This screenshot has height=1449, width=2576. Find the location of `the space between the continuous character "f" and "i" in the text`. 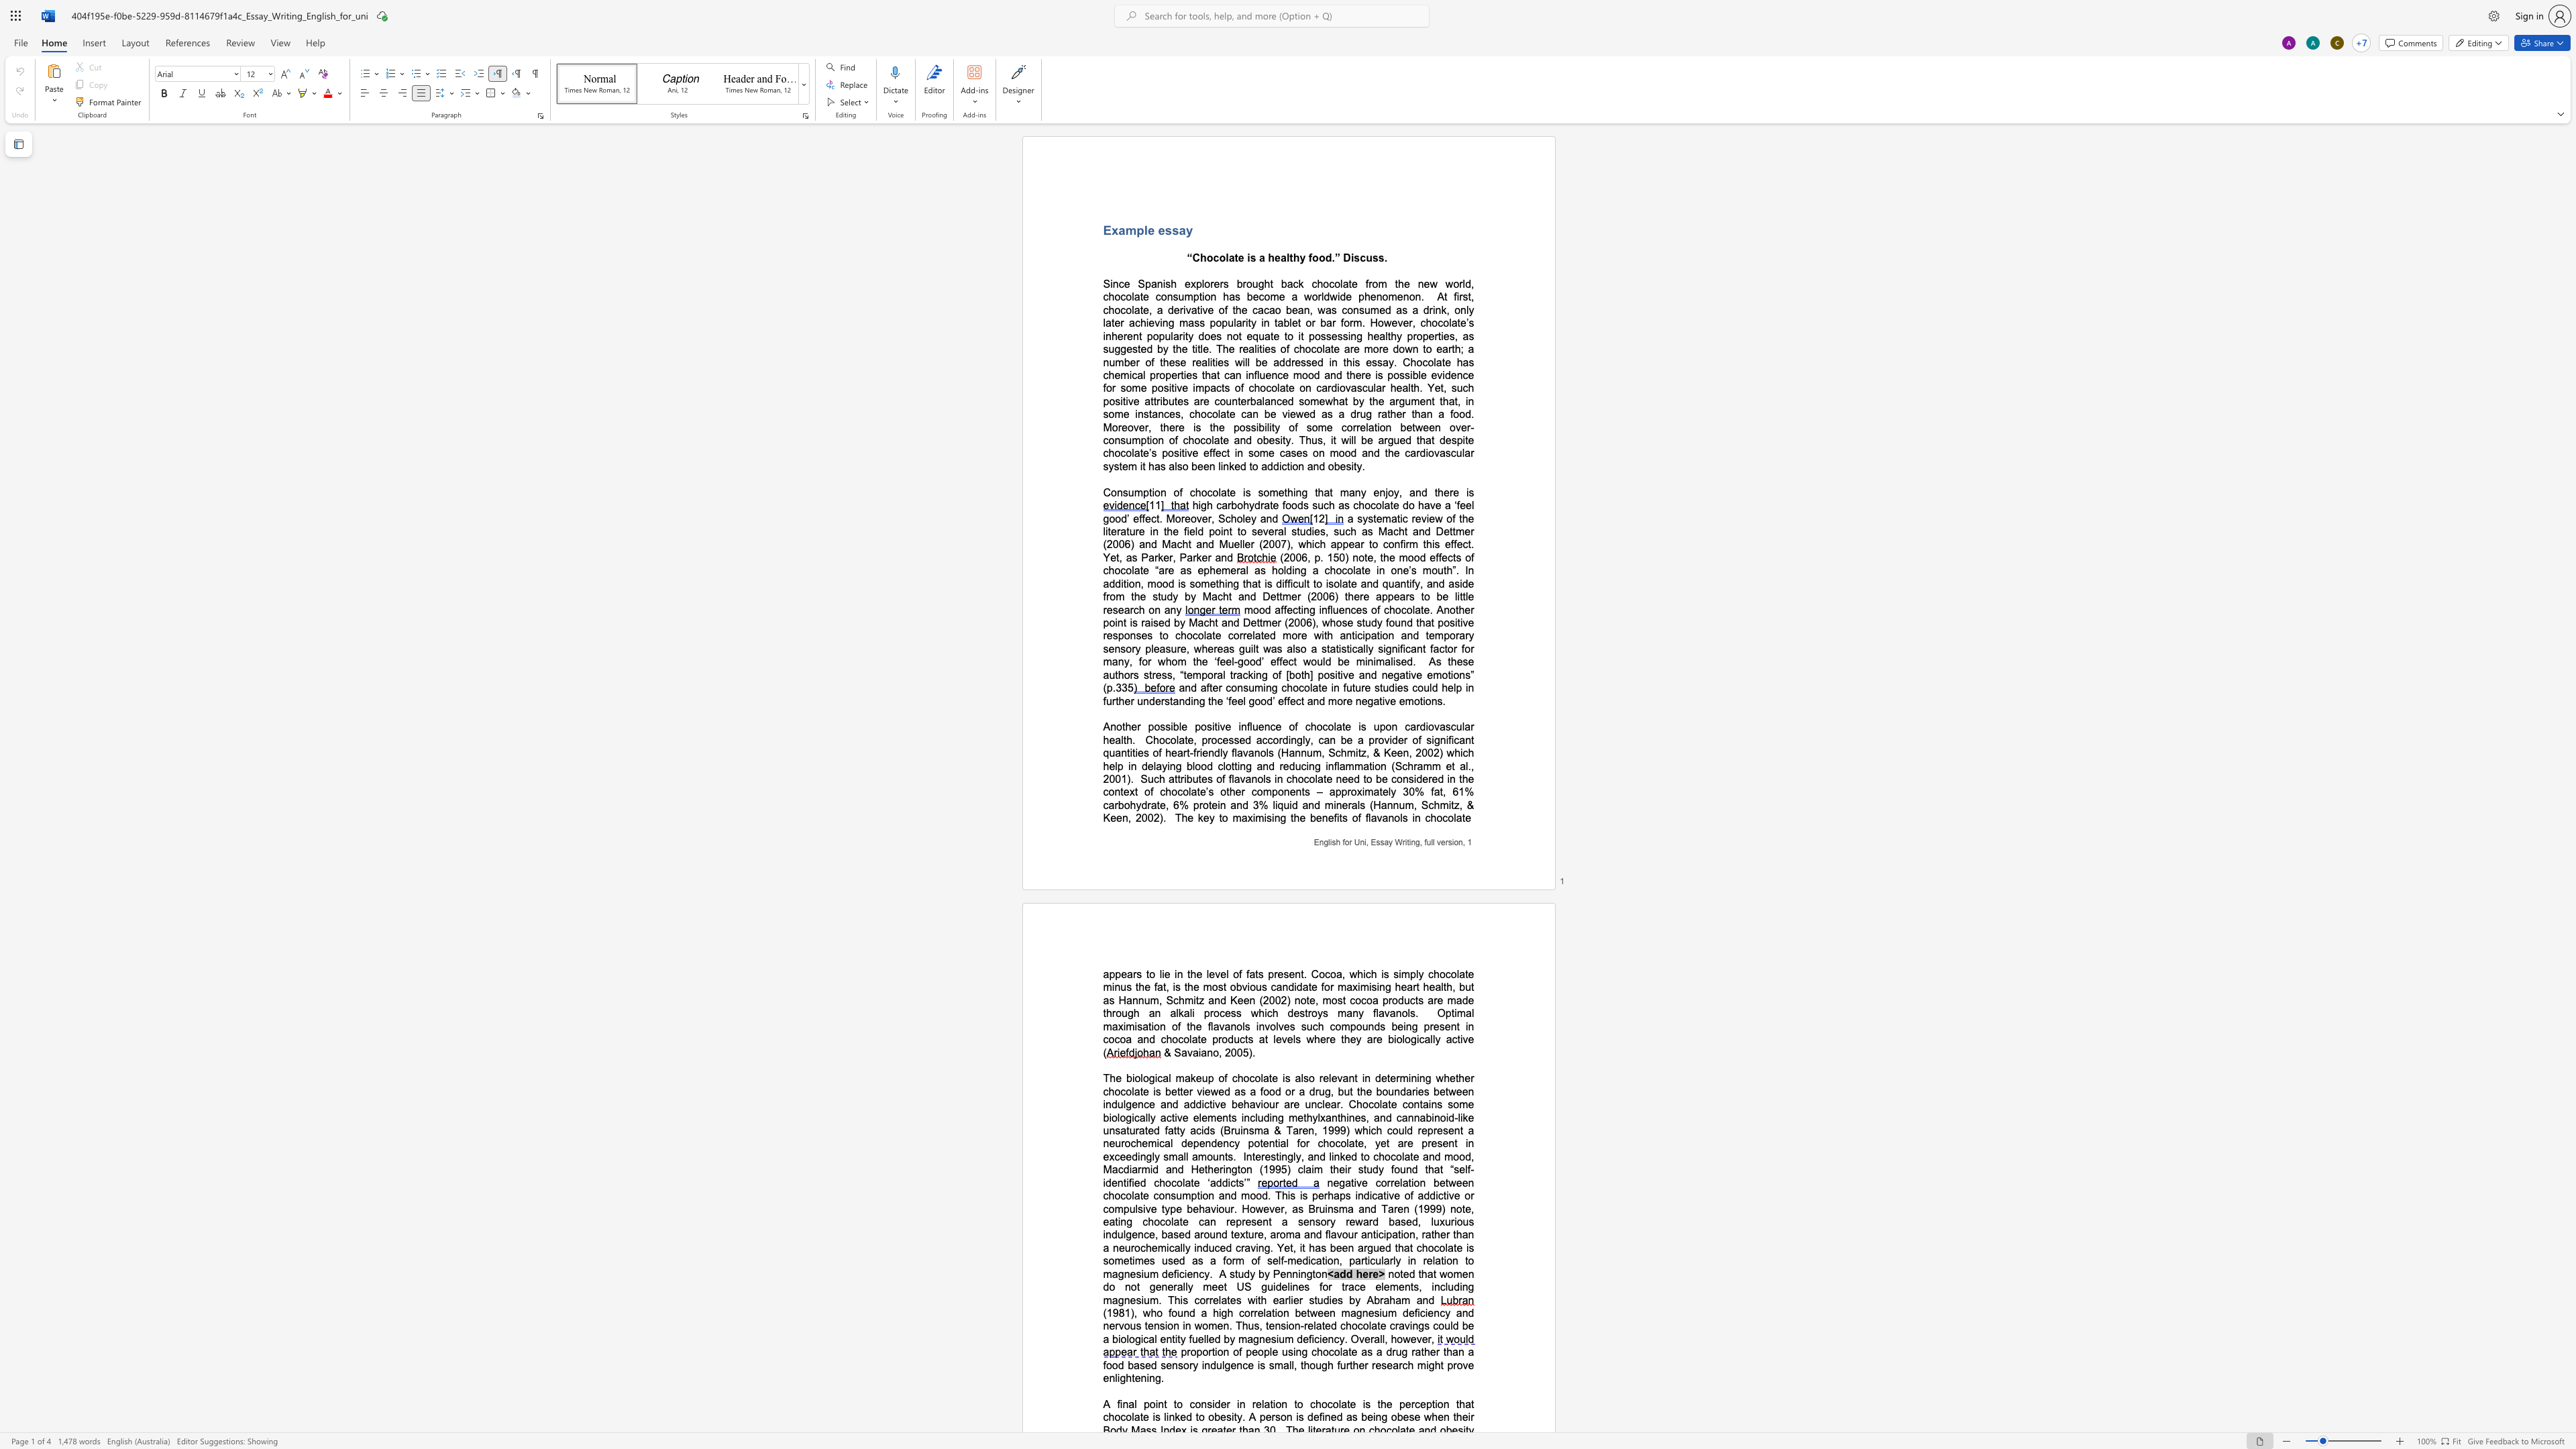

the space between the continuous character "f" and "i" in the text is located at coordinates (1119, 1403).